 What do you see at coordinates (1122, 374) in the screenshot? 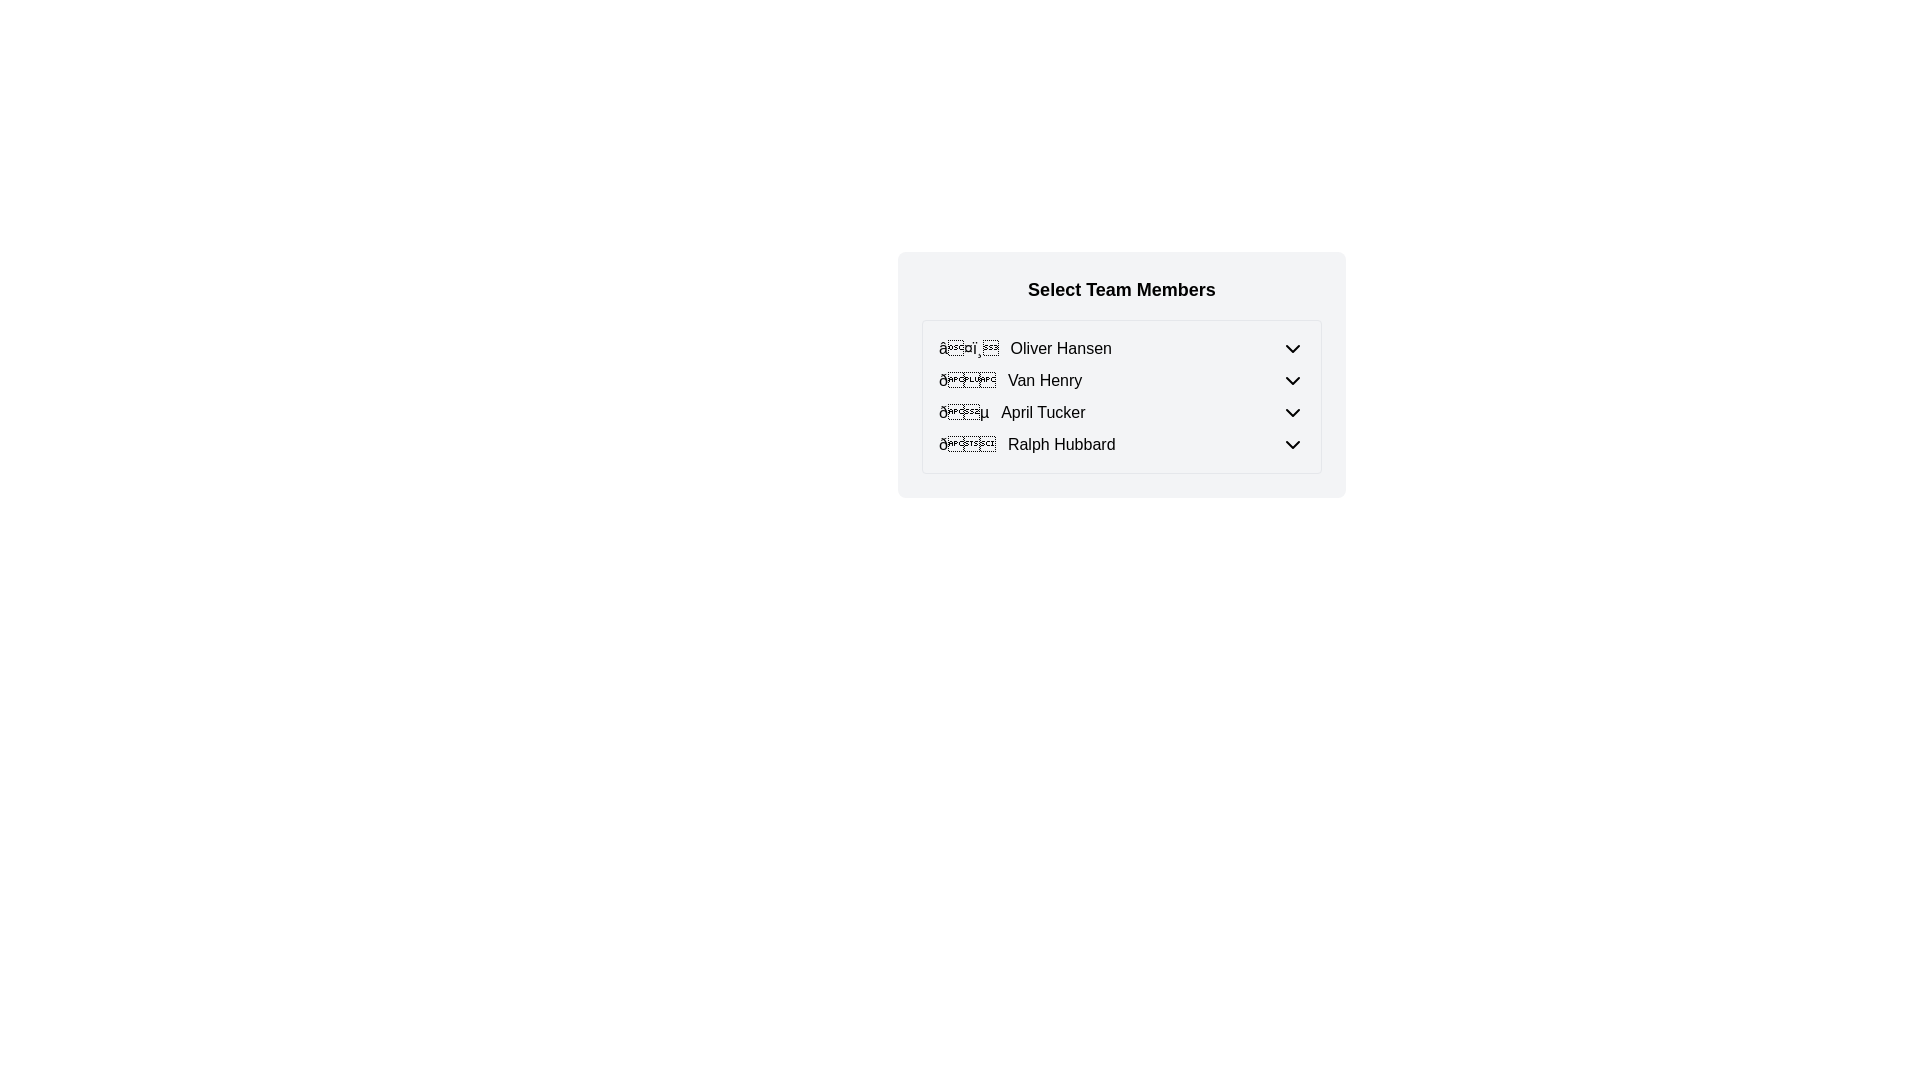
I see `the second list item 'Van Henry' in the 'Select Team Members' card to highlight or select the team member` at bounding box center [1122, 374].